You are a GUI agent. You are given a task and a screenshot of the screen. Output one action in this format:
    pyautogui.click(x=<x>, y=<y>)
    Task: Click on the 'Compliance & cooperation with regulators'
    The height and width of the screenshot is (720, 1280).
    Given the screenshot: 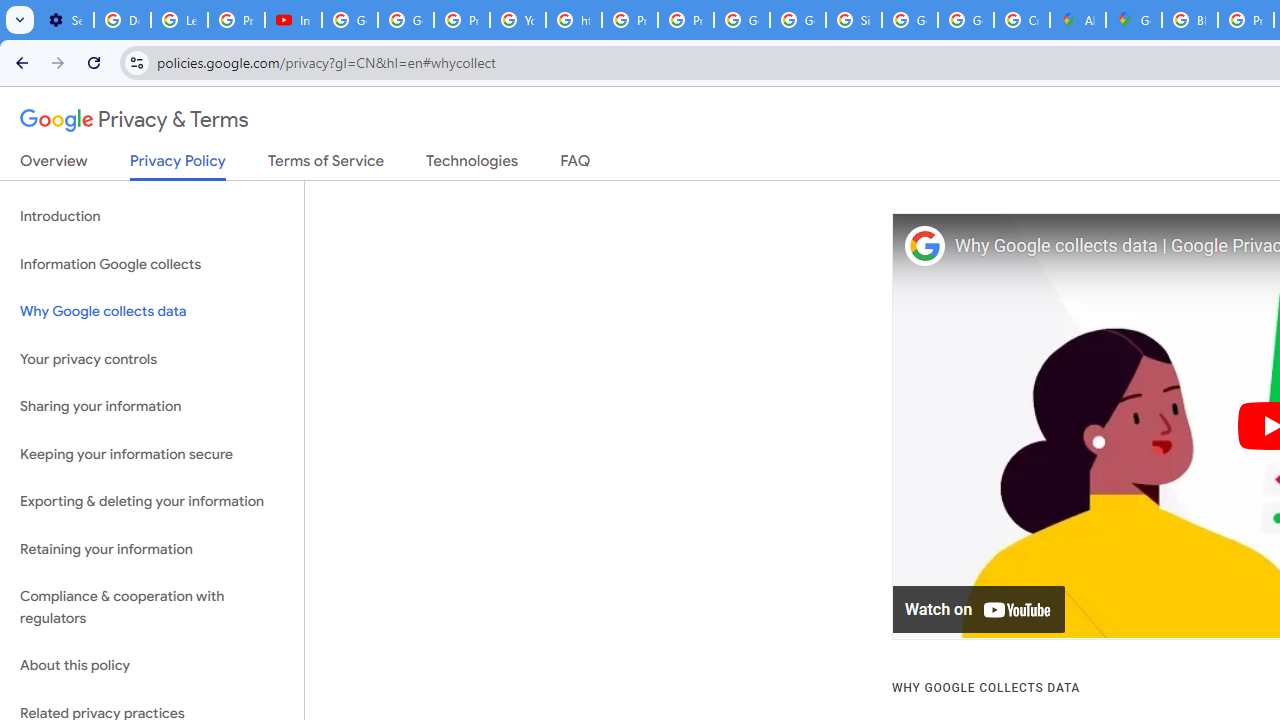 What is the action you would take?
    pyautogui.click(x=151, y=607)
    